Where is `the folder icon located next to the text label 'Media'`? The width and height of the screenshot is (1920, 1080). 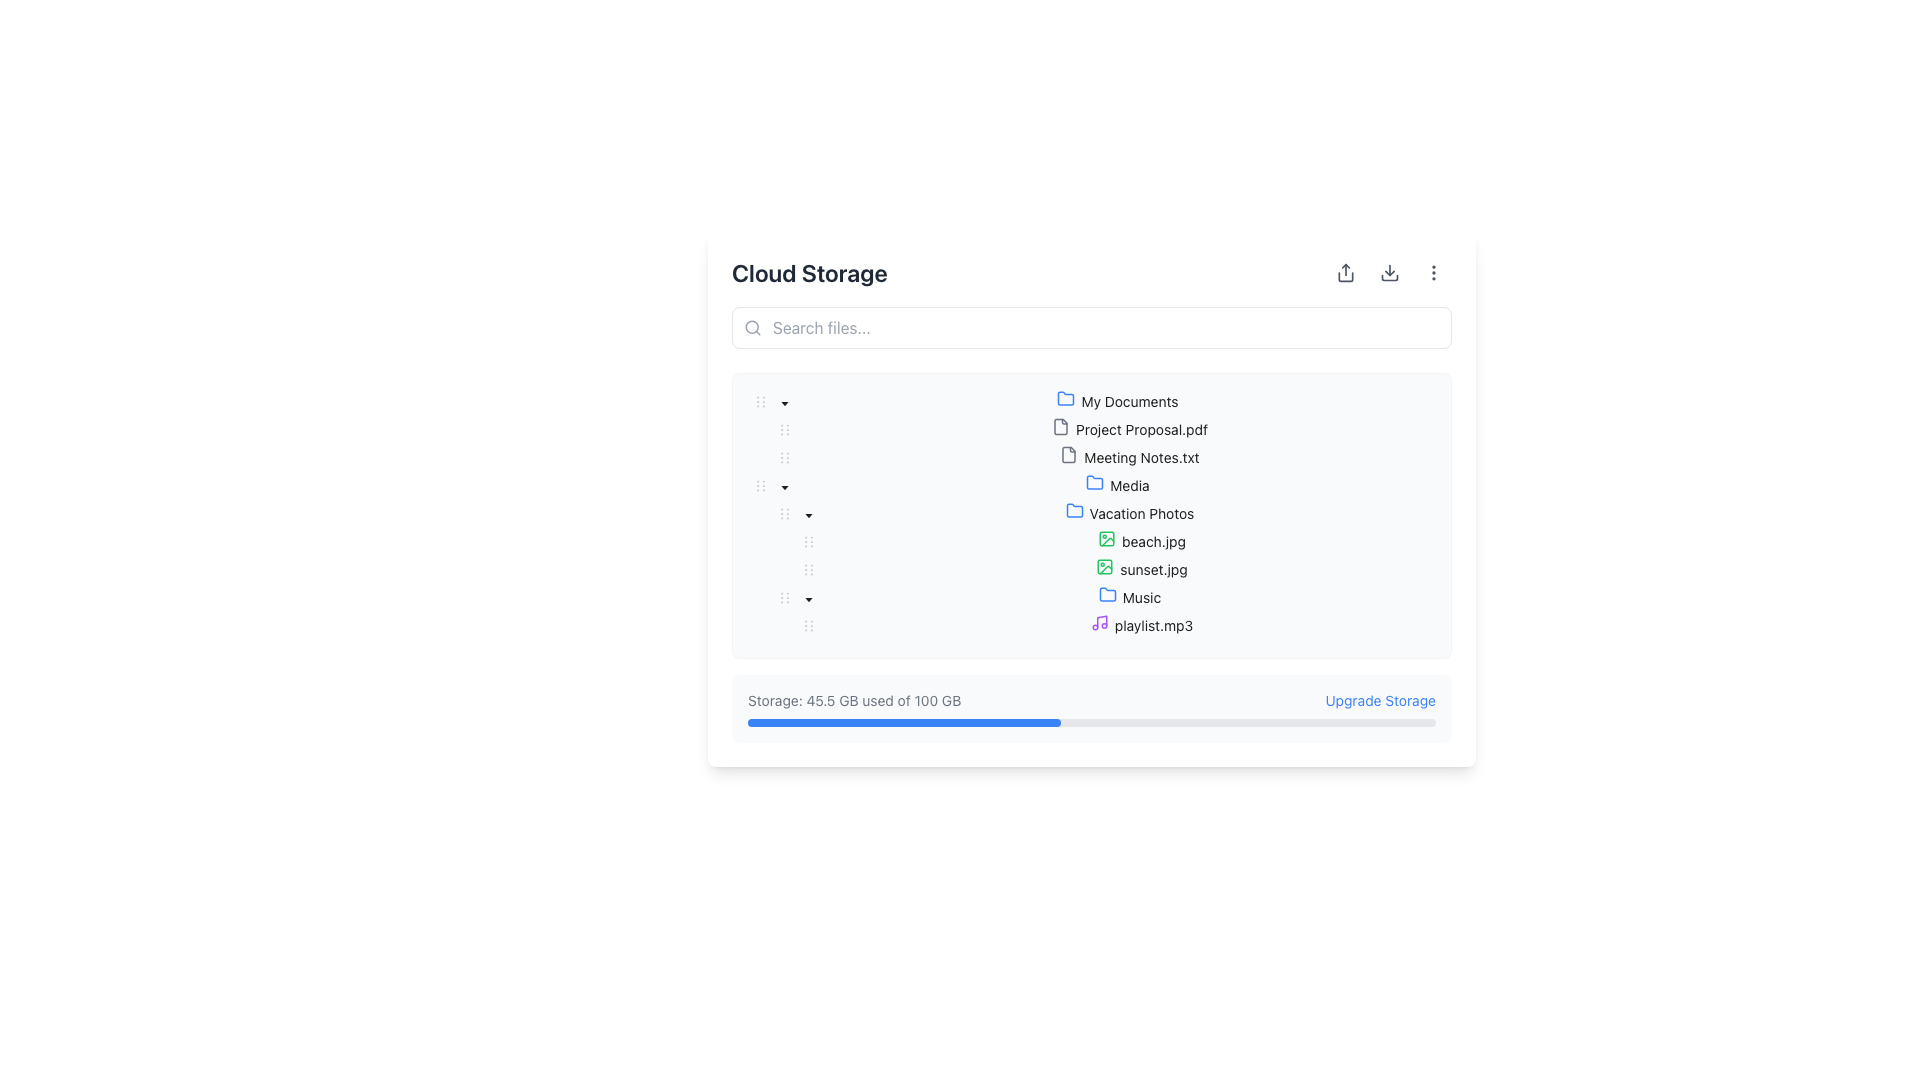 the folder icon located next to the text label 'Media' is located at coordinates (1094, 482).